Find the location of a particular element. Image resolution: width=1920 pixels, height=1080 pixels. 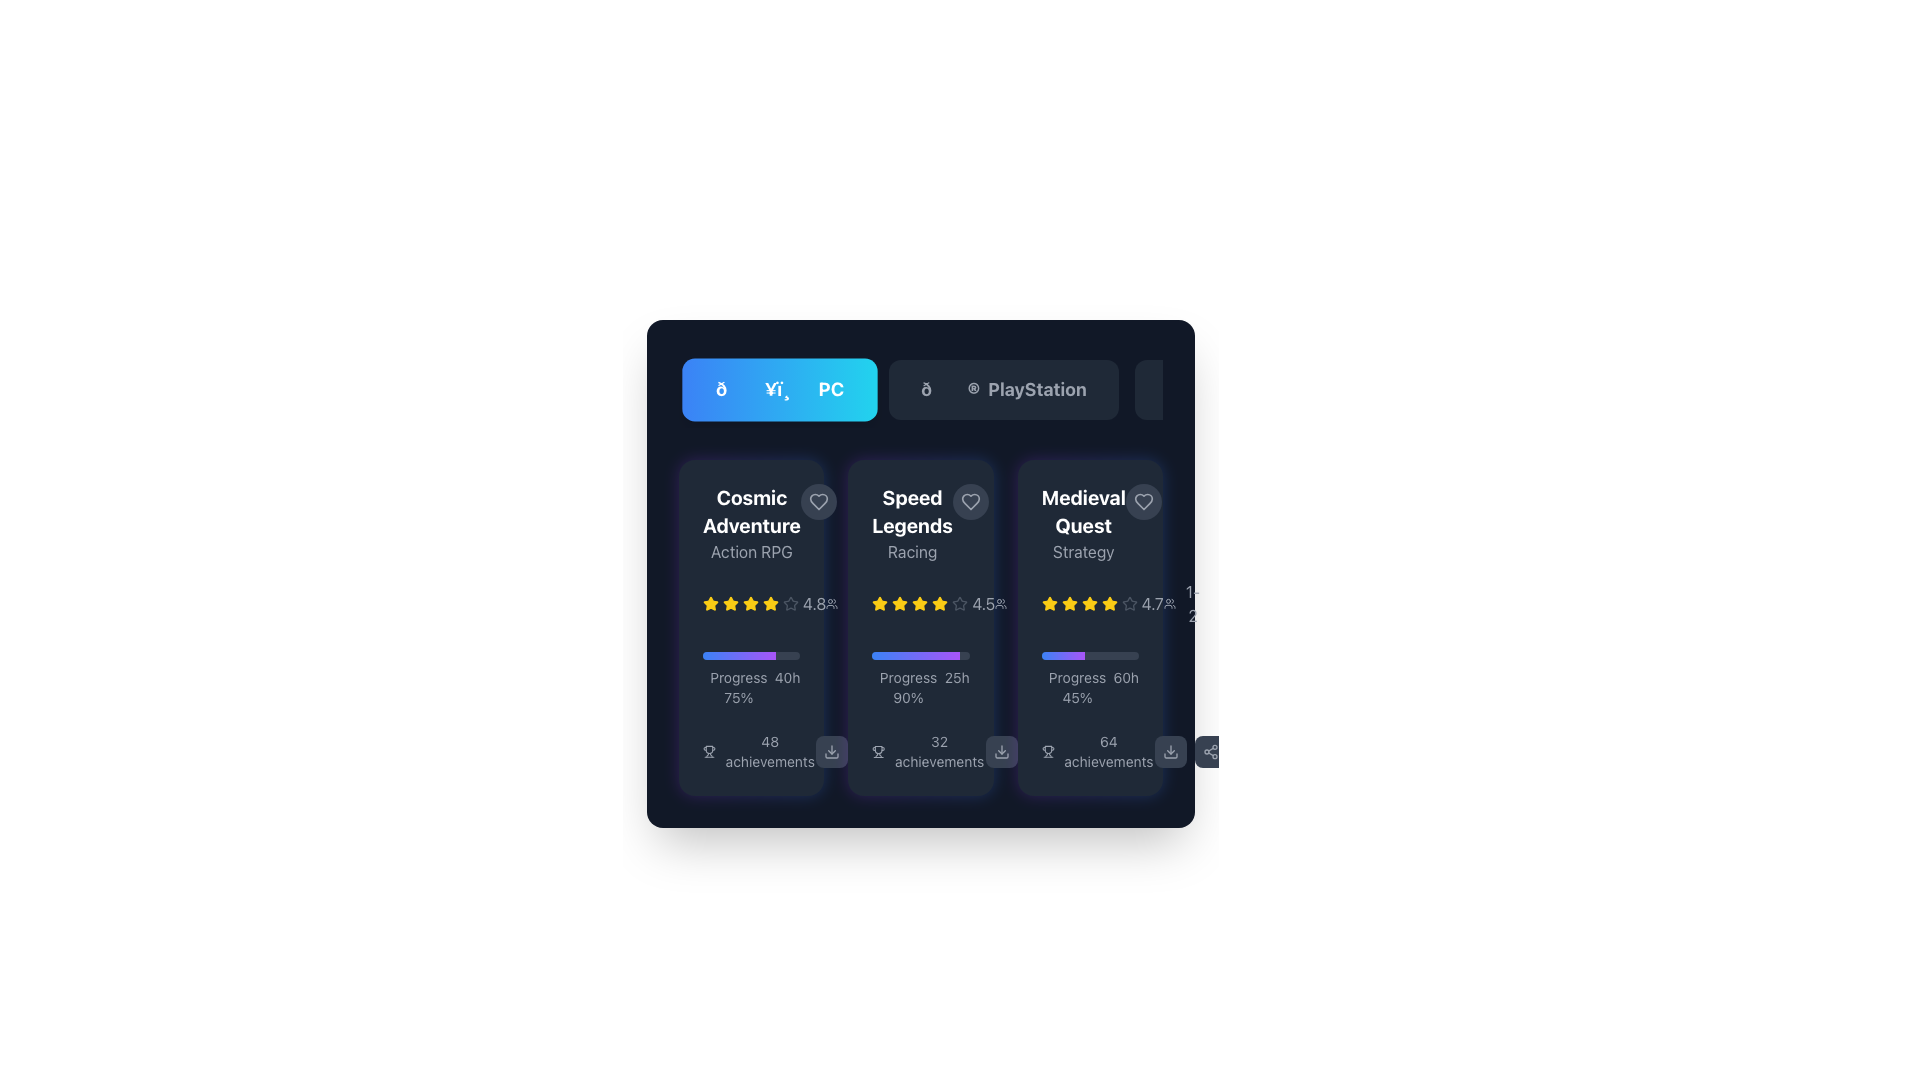

the progress bar indicating 75% completion, which is styled with a gradient from blue to purple, located in the 'Speed Legends' game card is located at coordinates (750, 655).